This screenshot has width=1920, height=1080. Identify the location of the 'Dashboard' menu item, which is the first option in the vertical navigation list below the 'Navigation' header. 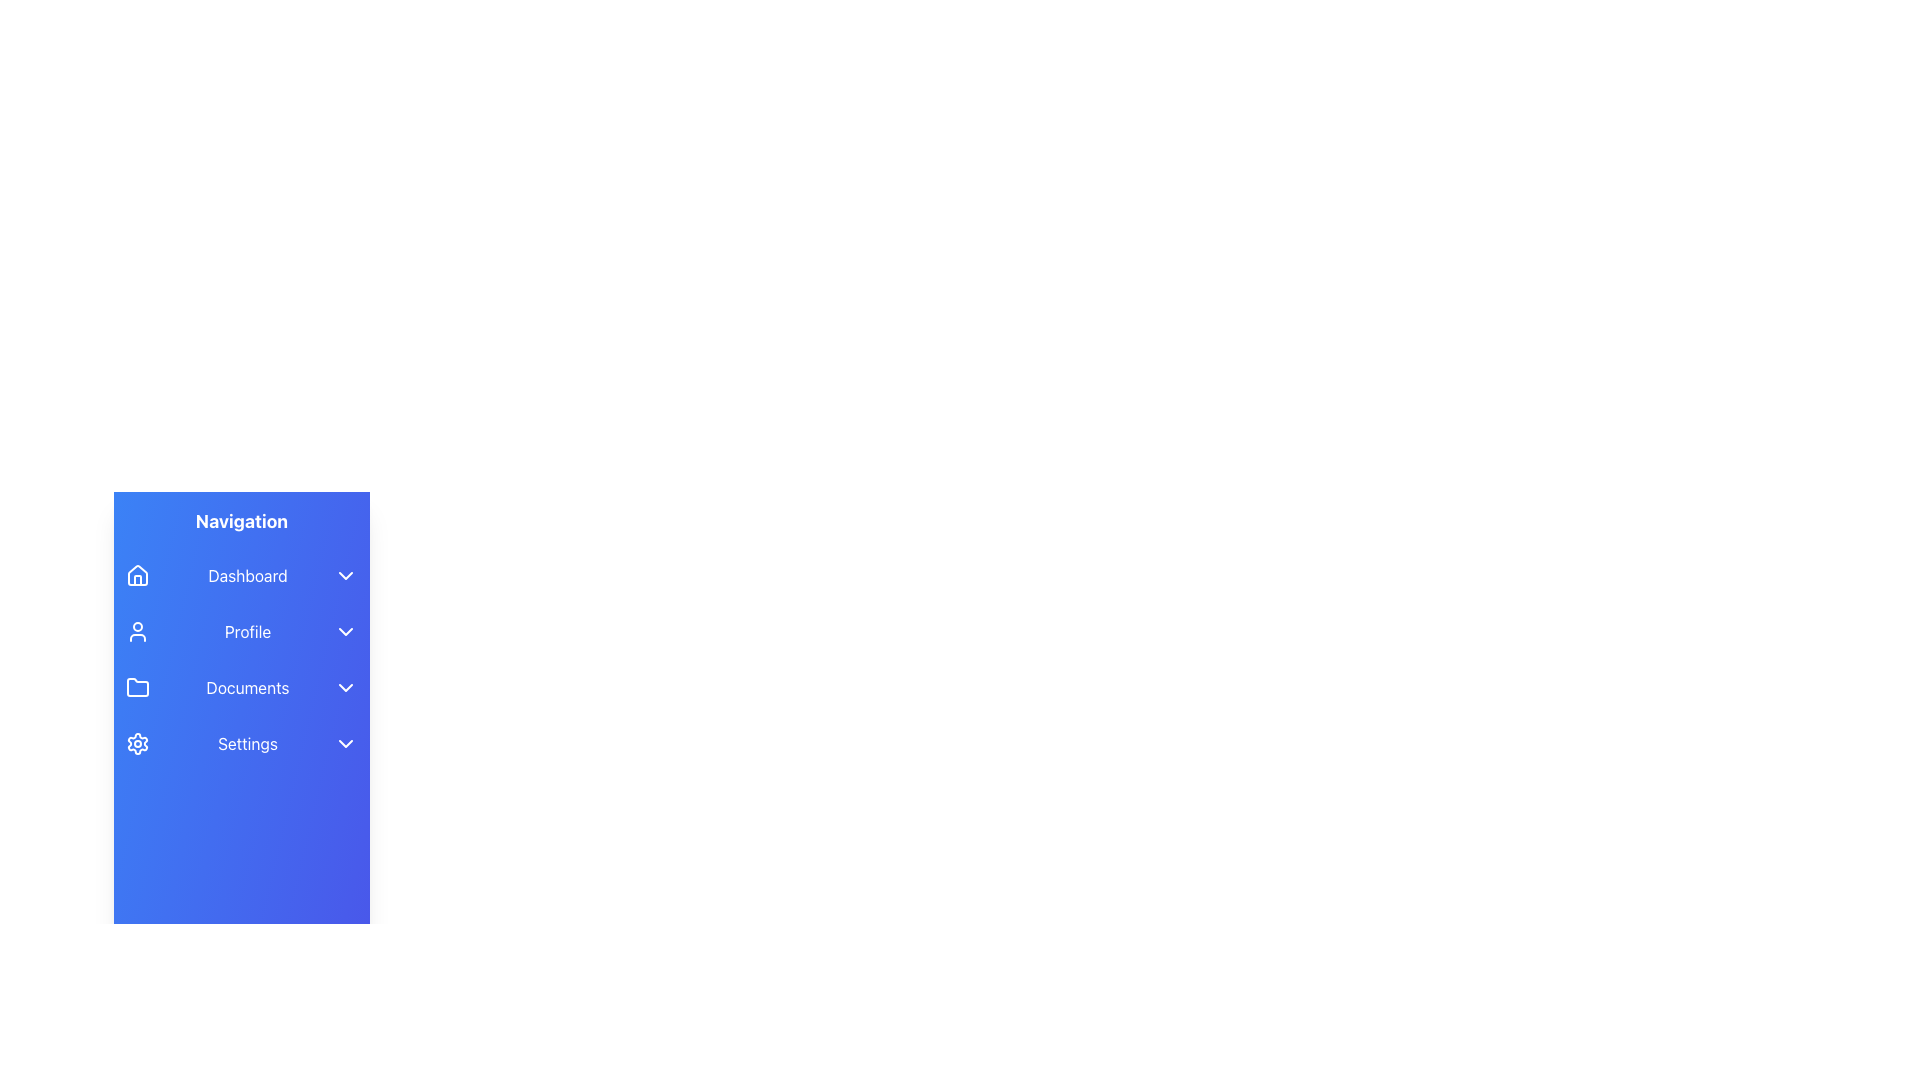
(240, 575).